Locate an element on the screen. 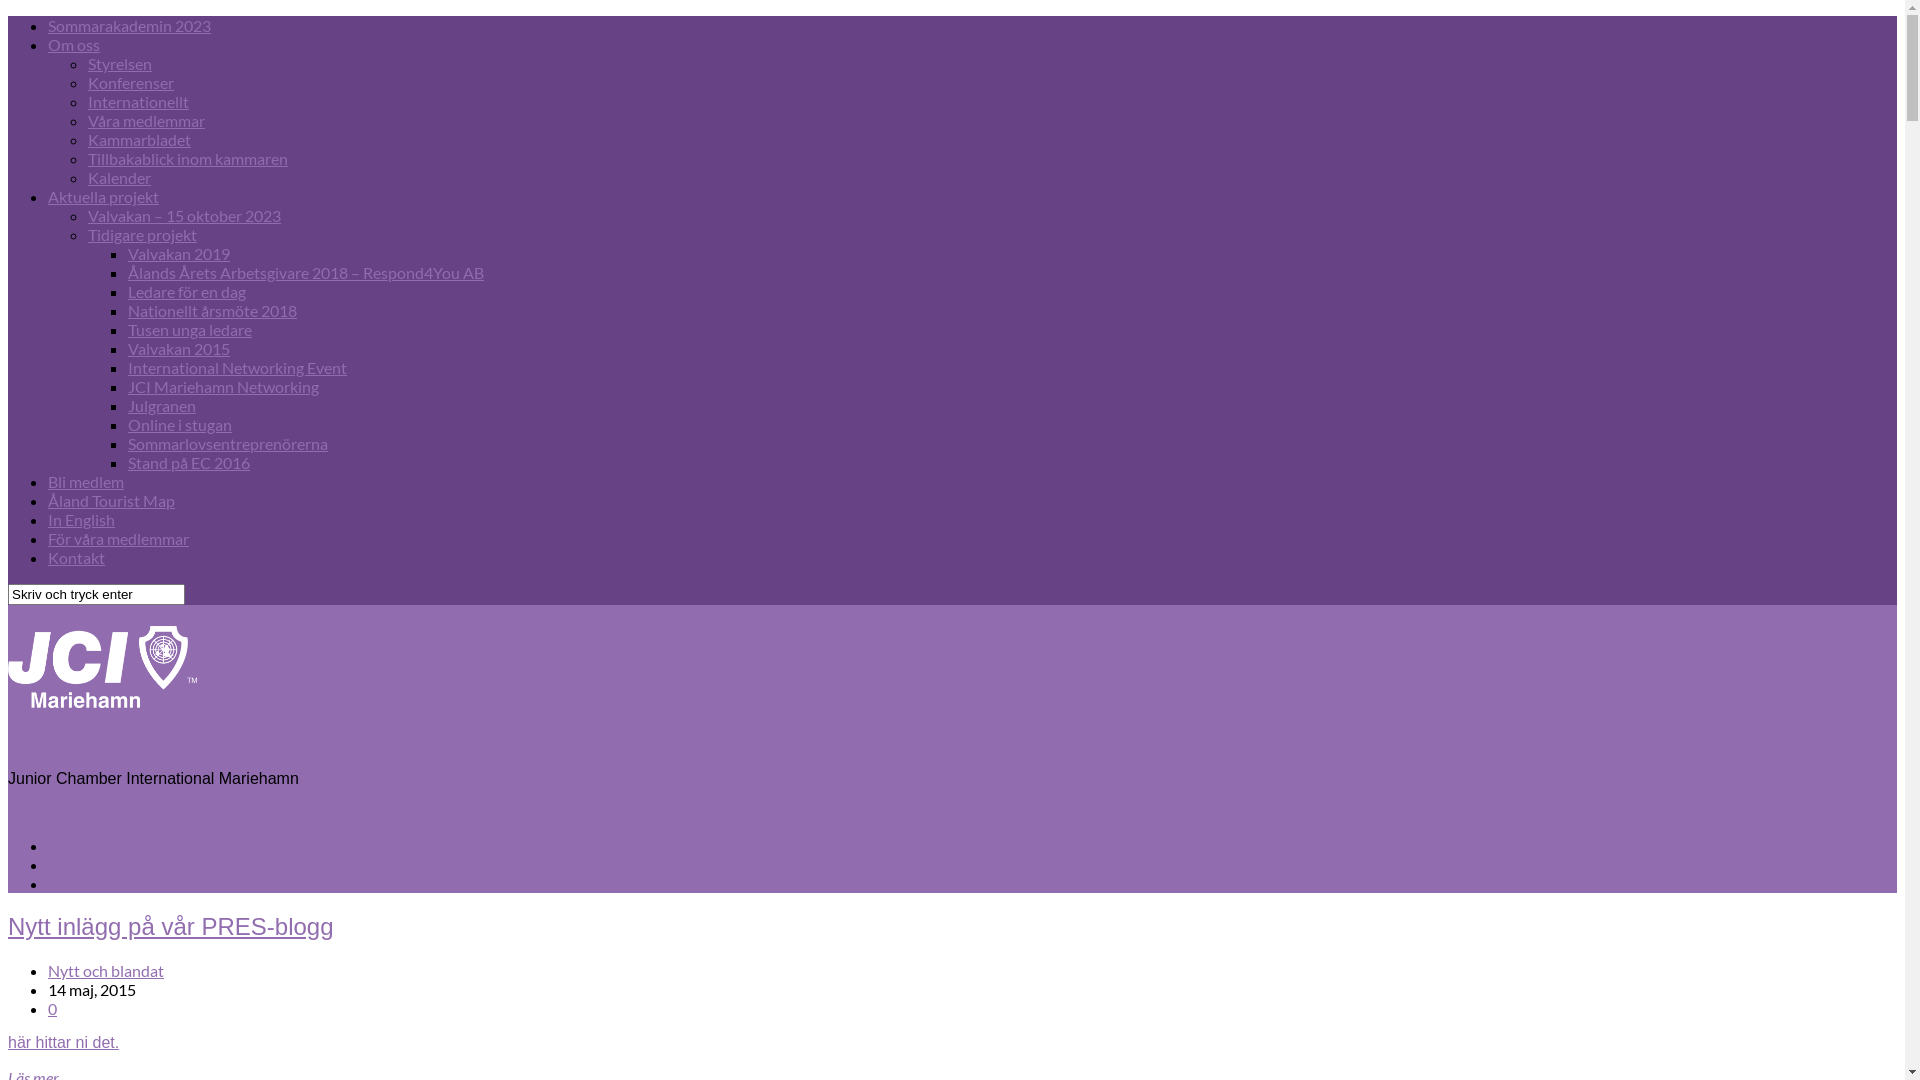 The image size is (1920, 1080). '0' is located at coordinates (52, 1008).